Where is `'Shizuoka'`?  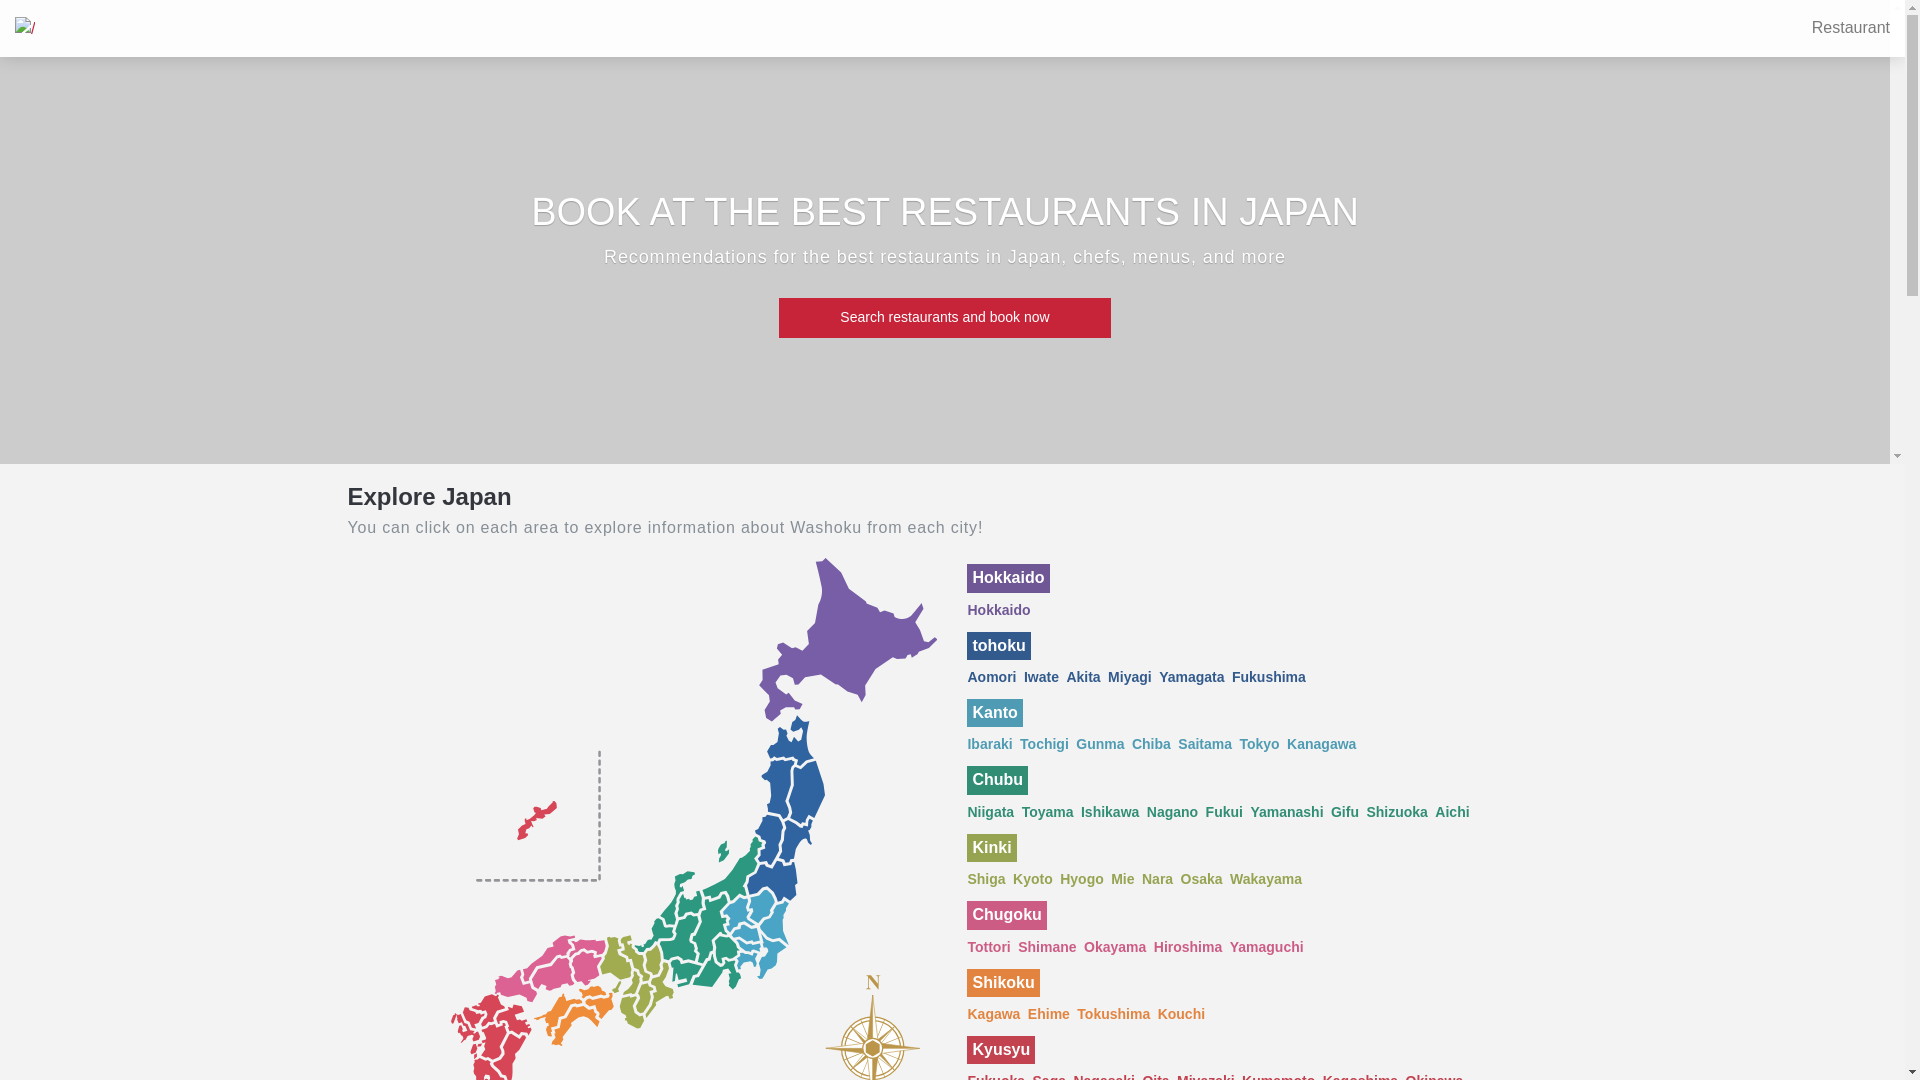
'Shizuoka' is located at coordinates (1395, 812).